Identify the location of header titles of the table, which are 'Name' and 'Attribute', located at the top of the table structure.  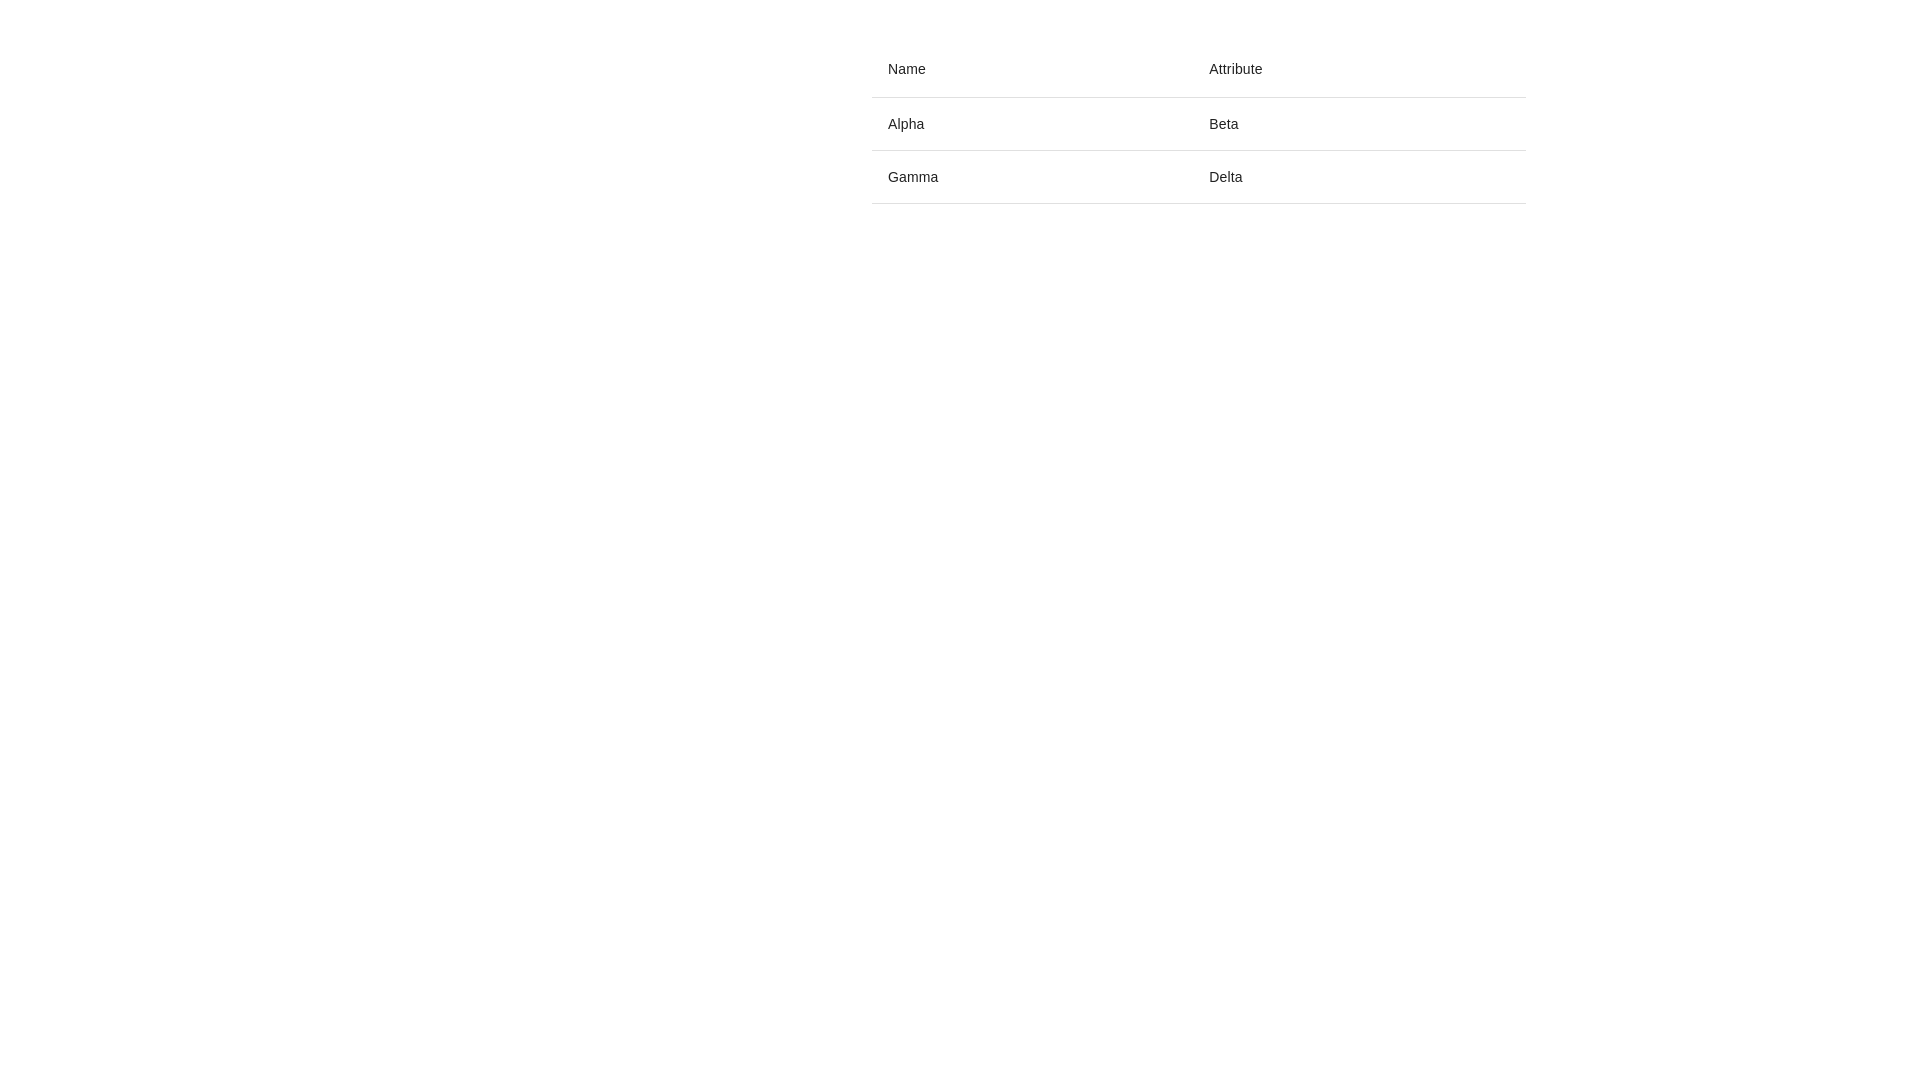
(1199, 68).